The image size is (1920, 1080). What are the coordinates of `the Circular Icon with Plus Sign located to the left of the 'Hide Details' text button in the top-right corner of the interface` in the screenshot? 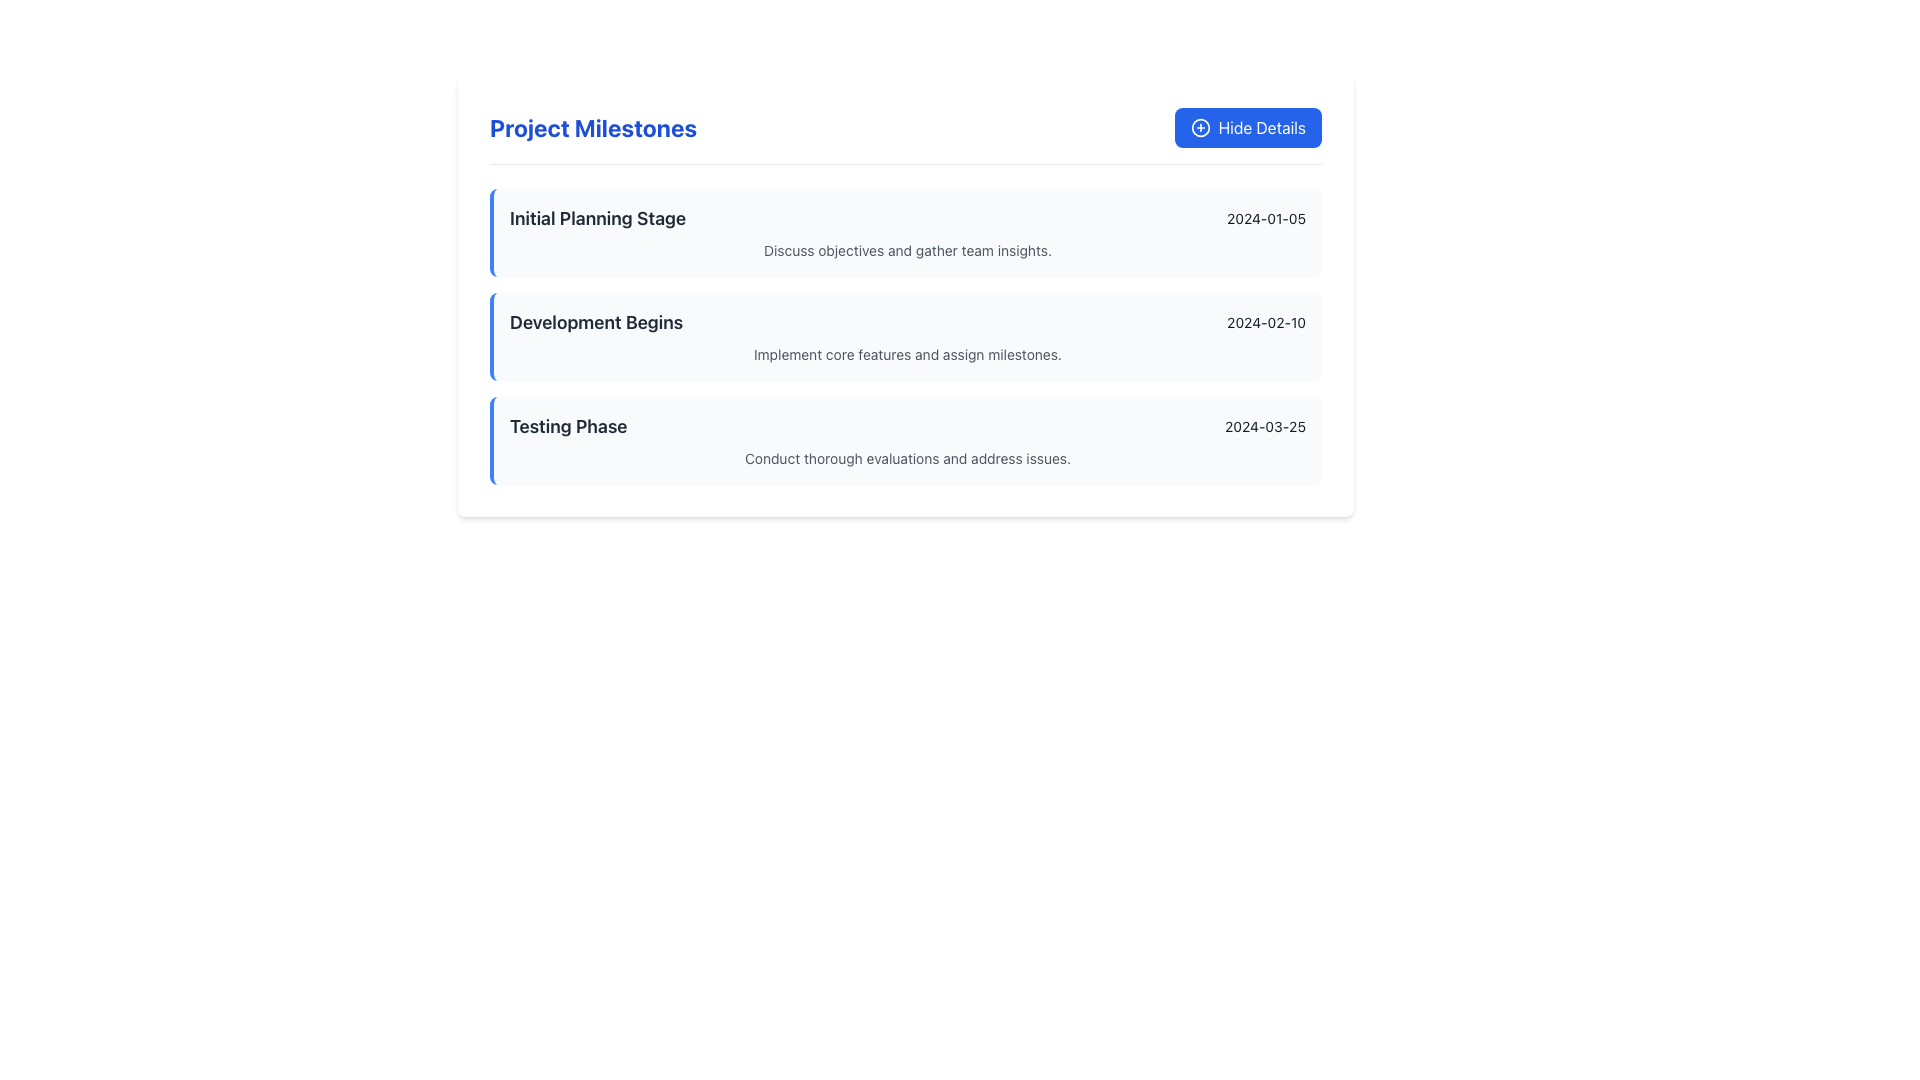 It's located at (1200, 127).